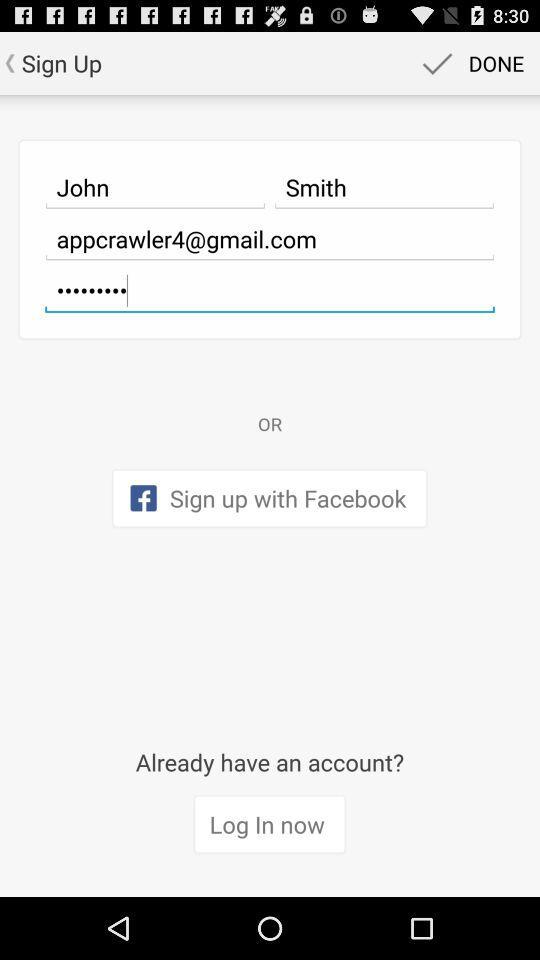 The height and width of the screenshot is (960, 540). I want to click on item next to the smith icon, so click(154, 187).